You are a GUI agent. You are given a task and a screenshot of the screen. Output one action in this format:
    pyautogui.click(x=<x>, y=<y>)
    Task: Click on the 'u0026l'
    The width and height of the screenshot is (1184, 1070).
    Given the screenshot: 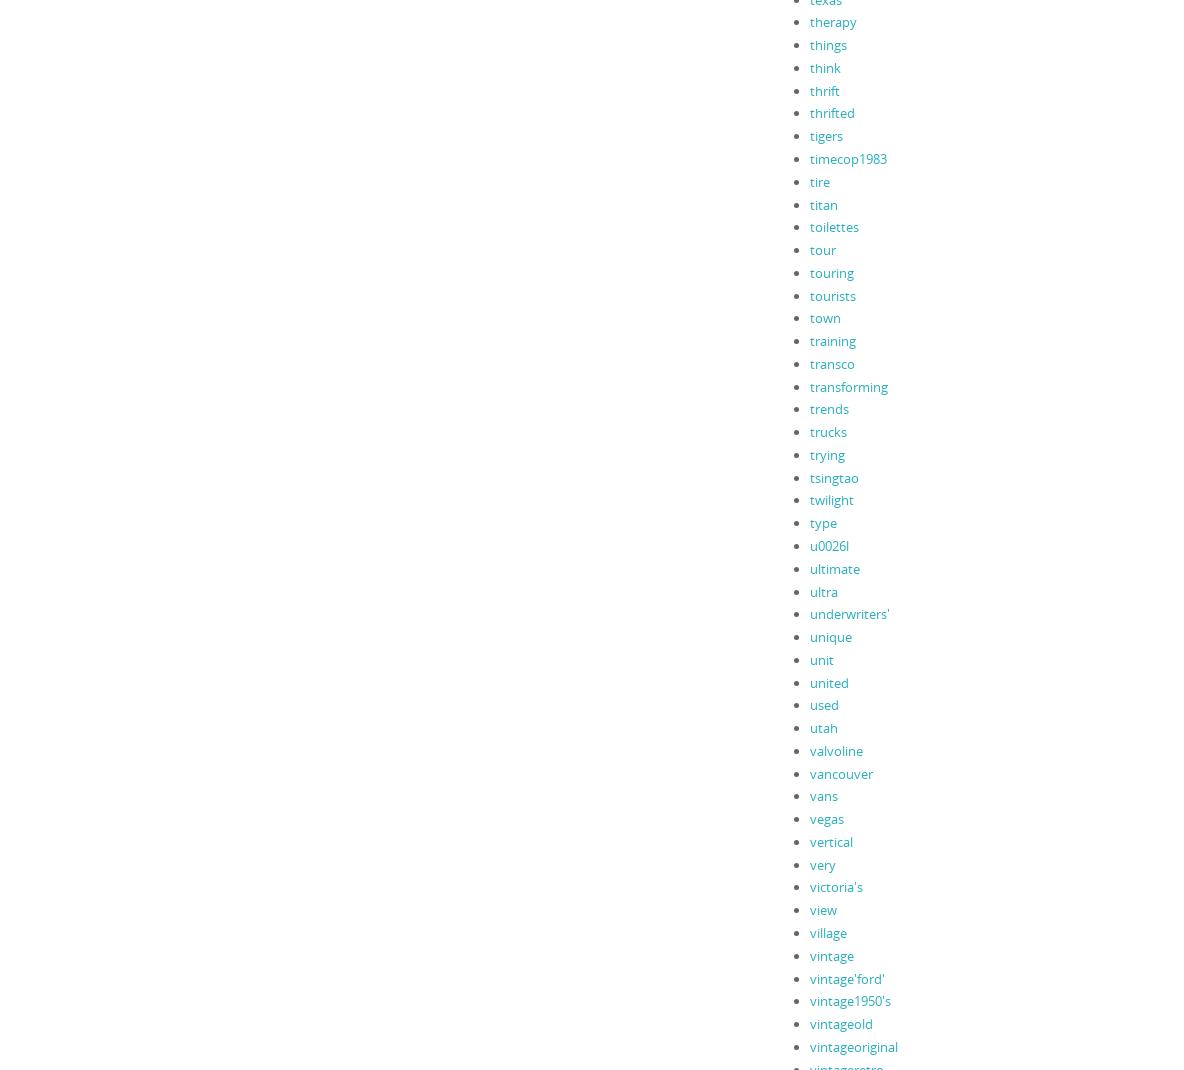 What is the action you would take?
    pyautogui.click(x=828, y=543)
    